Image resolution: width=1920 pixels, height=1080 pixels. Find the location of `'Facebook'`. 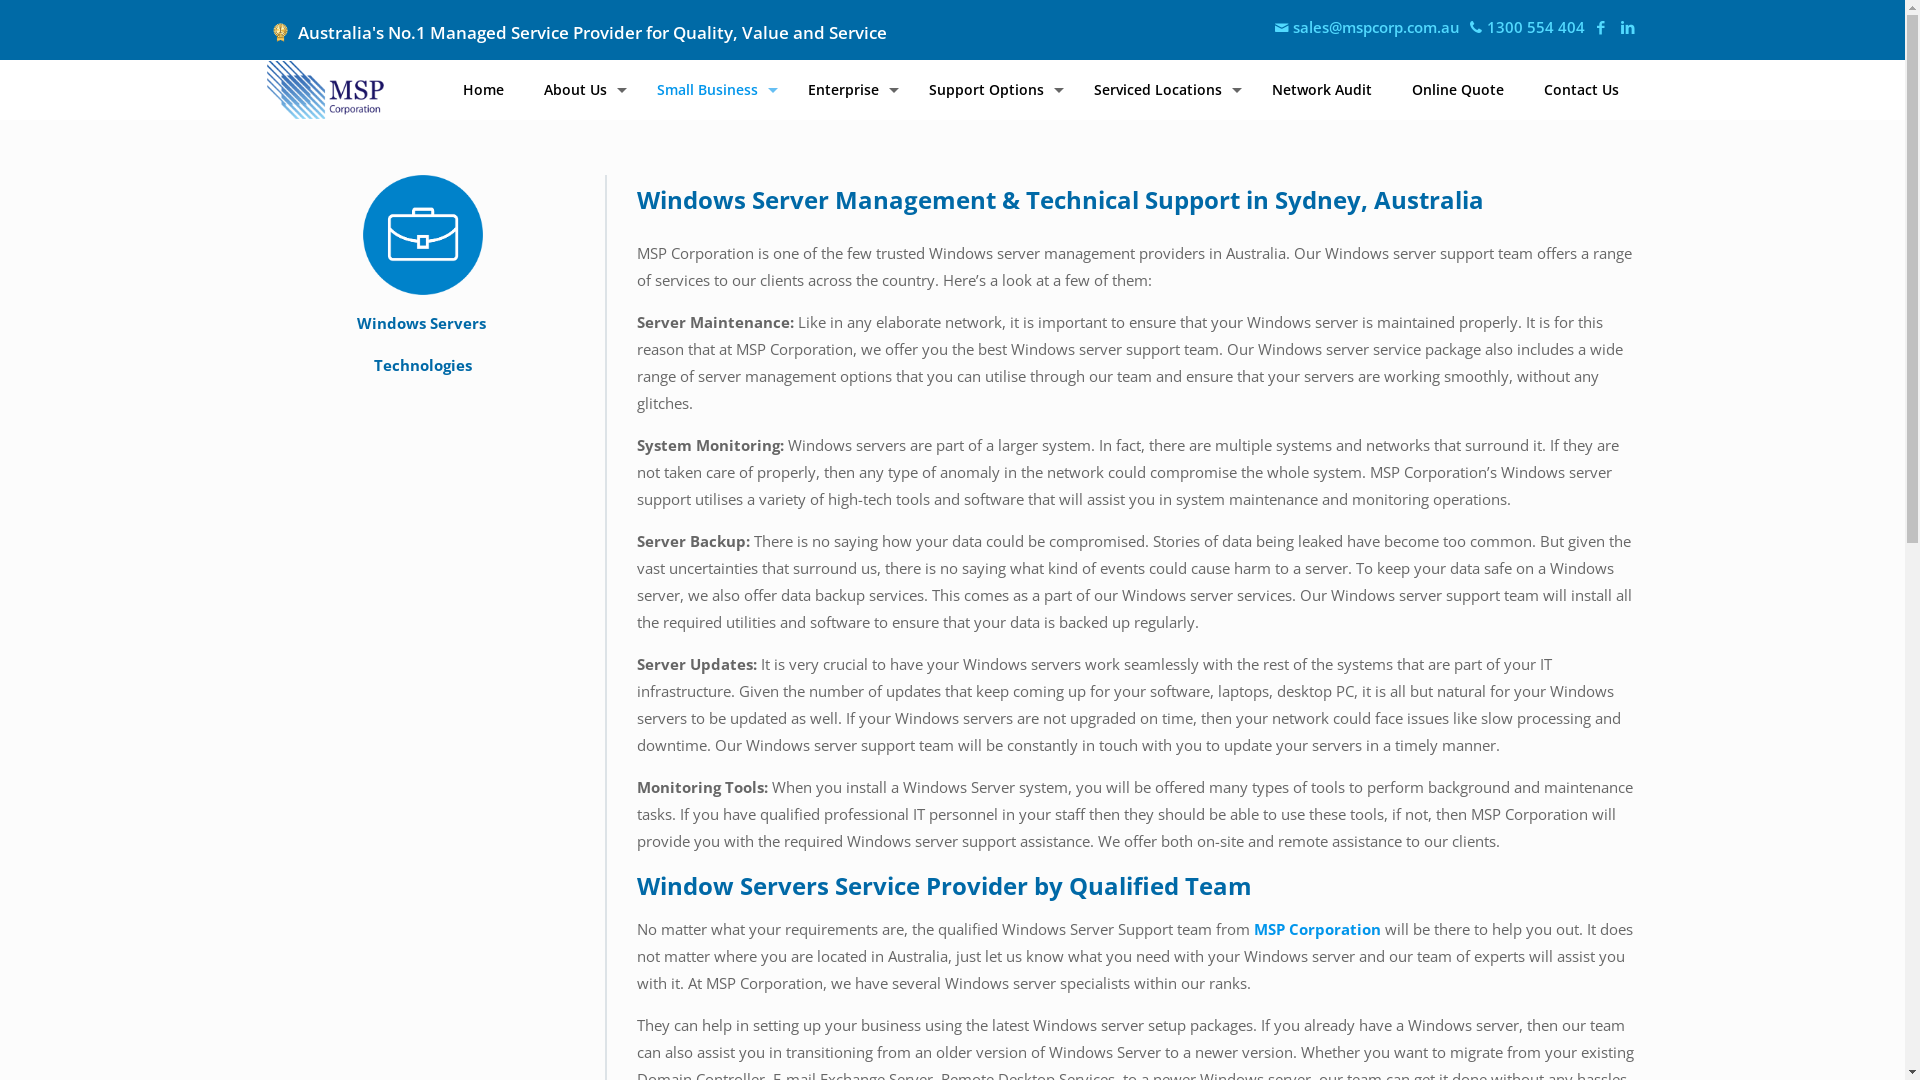

'Facebook' is located at coordinates (1628, 27).